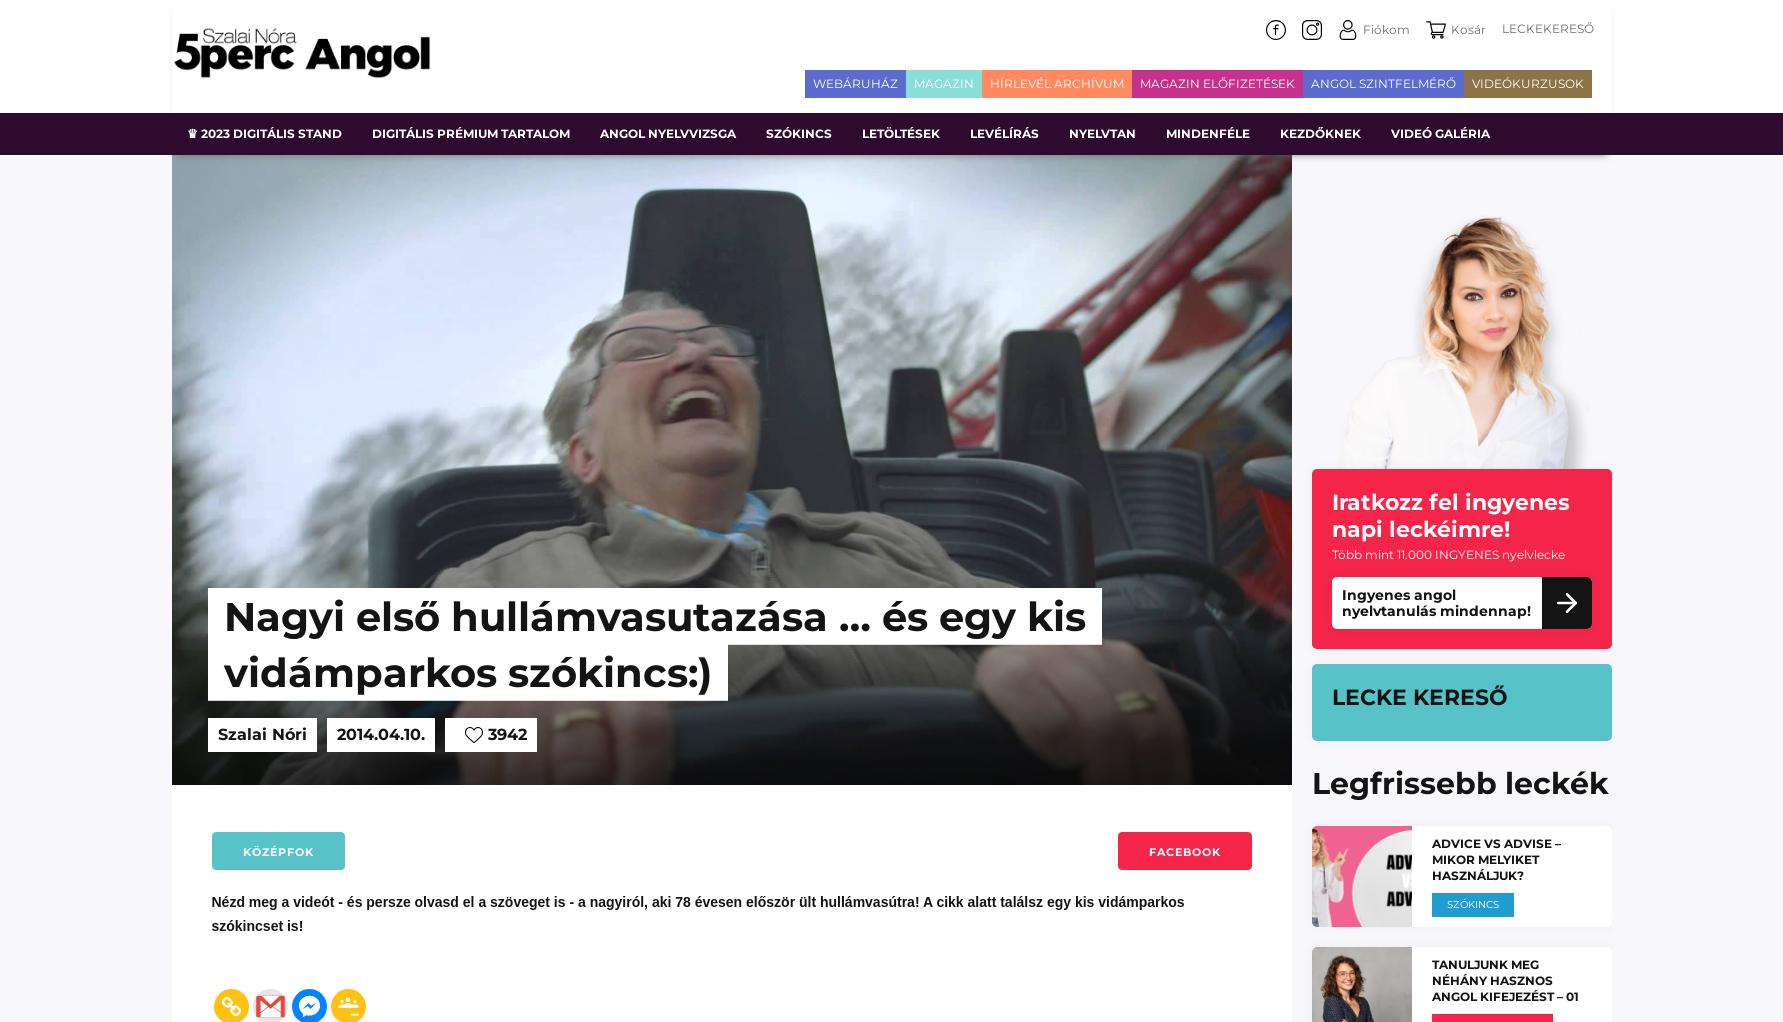 This screenshot has width=1783, height=1022. I want to click on 'Szalai Nóri', so click(216, 733).